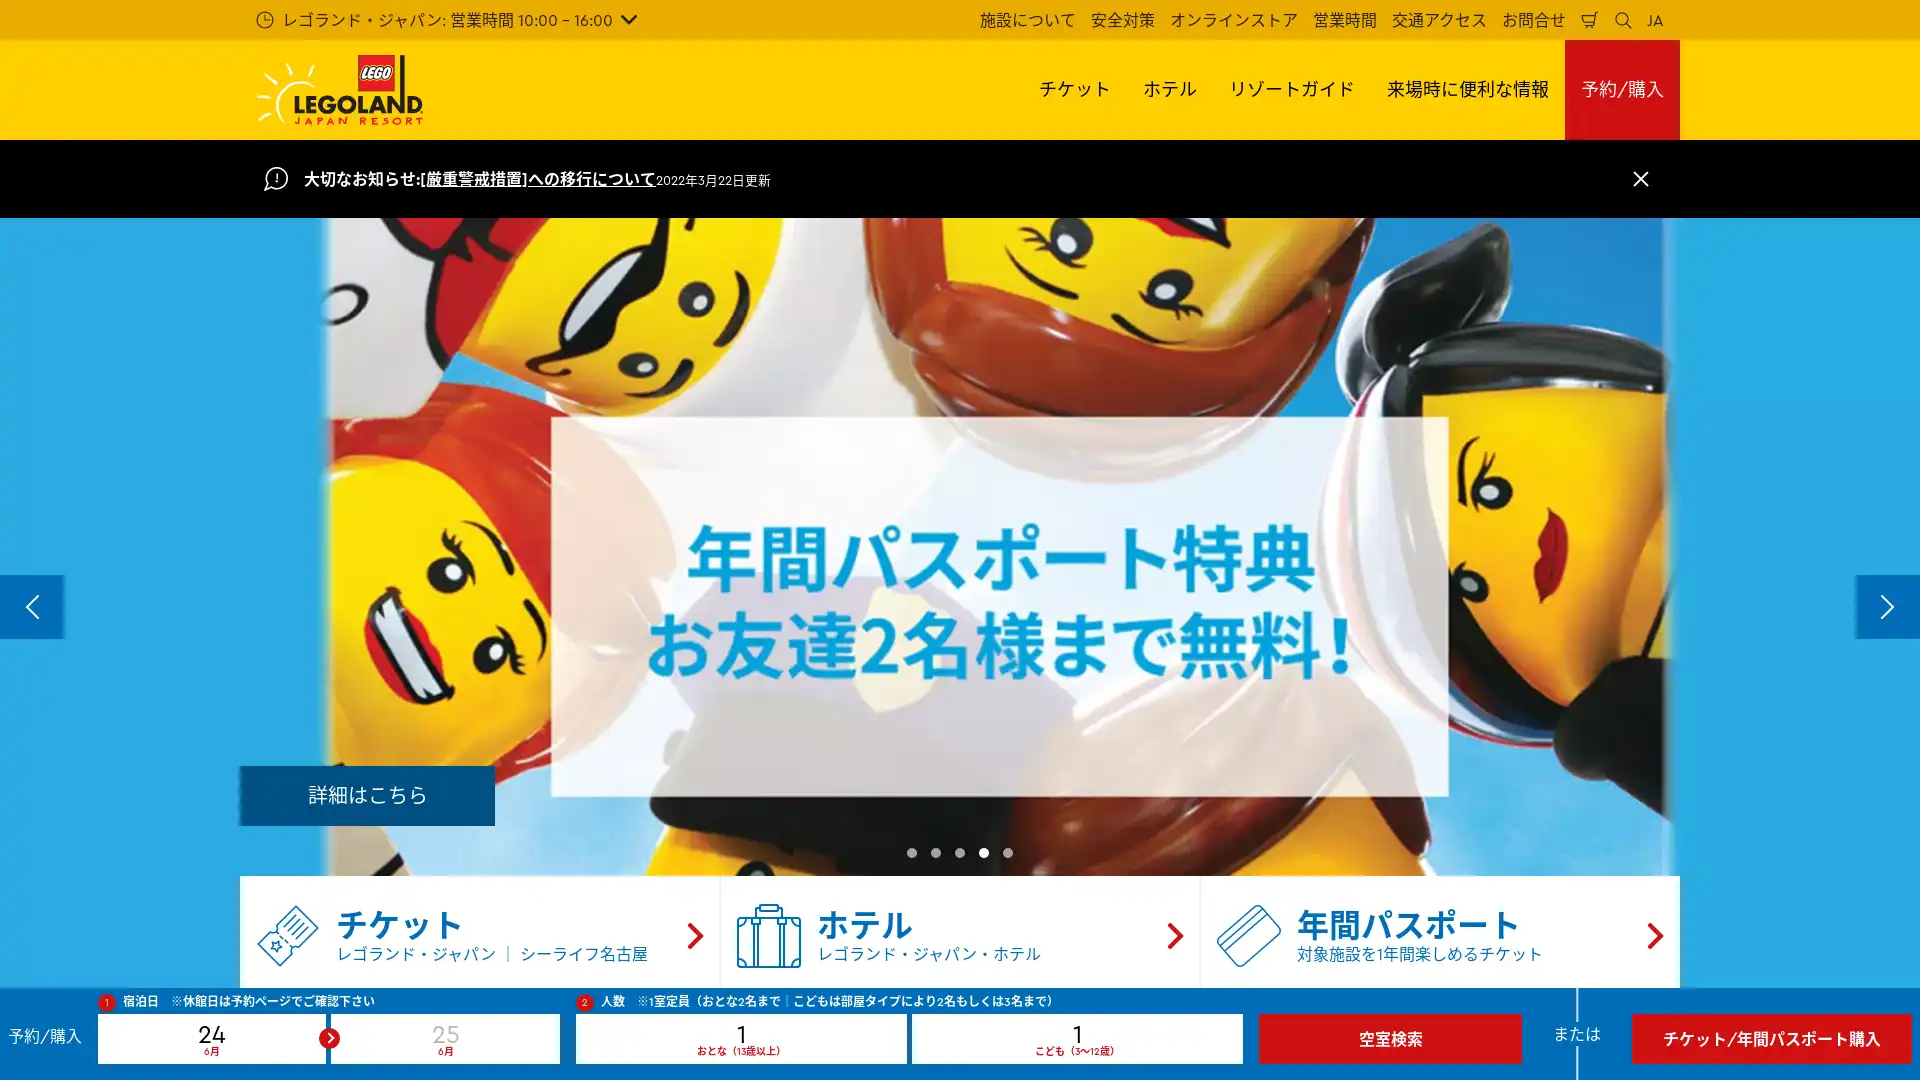 The height and width of the screenshot is (1080, 1920). I want to click on JA, so click(1655, 19).